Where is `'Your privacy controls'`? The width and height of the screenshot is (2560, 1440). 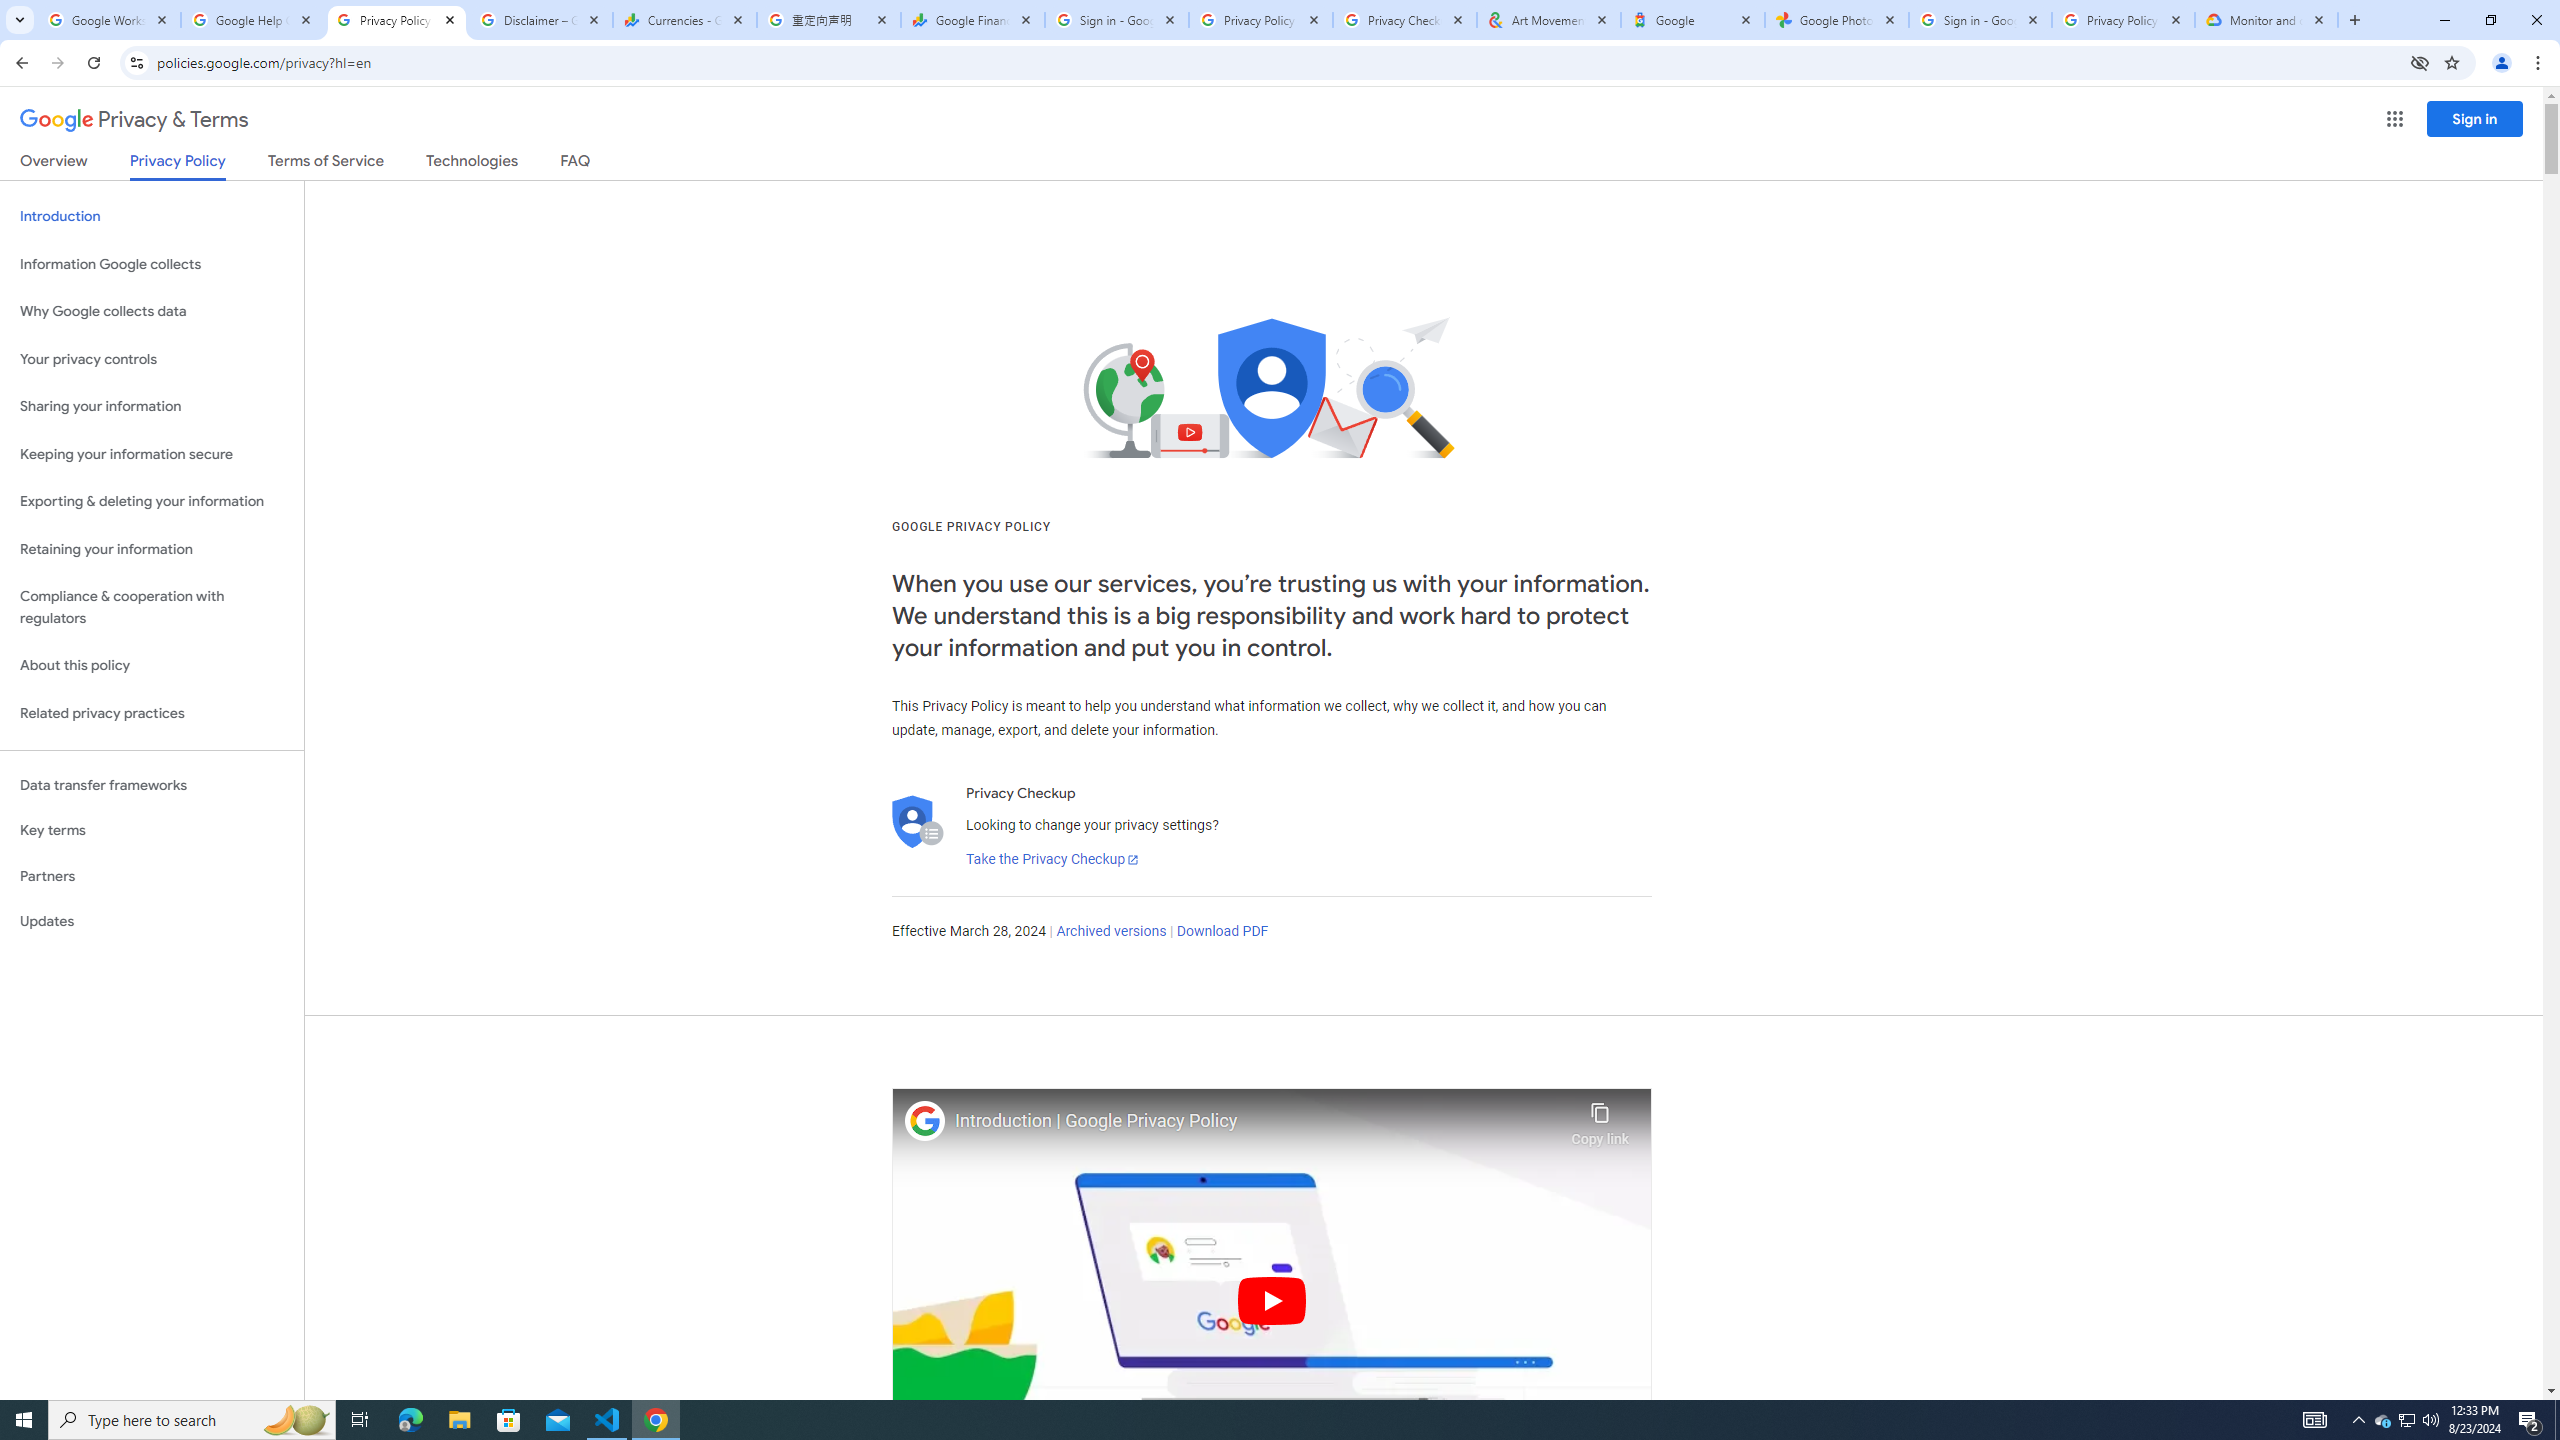 'Your privacy controls' is located at coordinates (151, 360).